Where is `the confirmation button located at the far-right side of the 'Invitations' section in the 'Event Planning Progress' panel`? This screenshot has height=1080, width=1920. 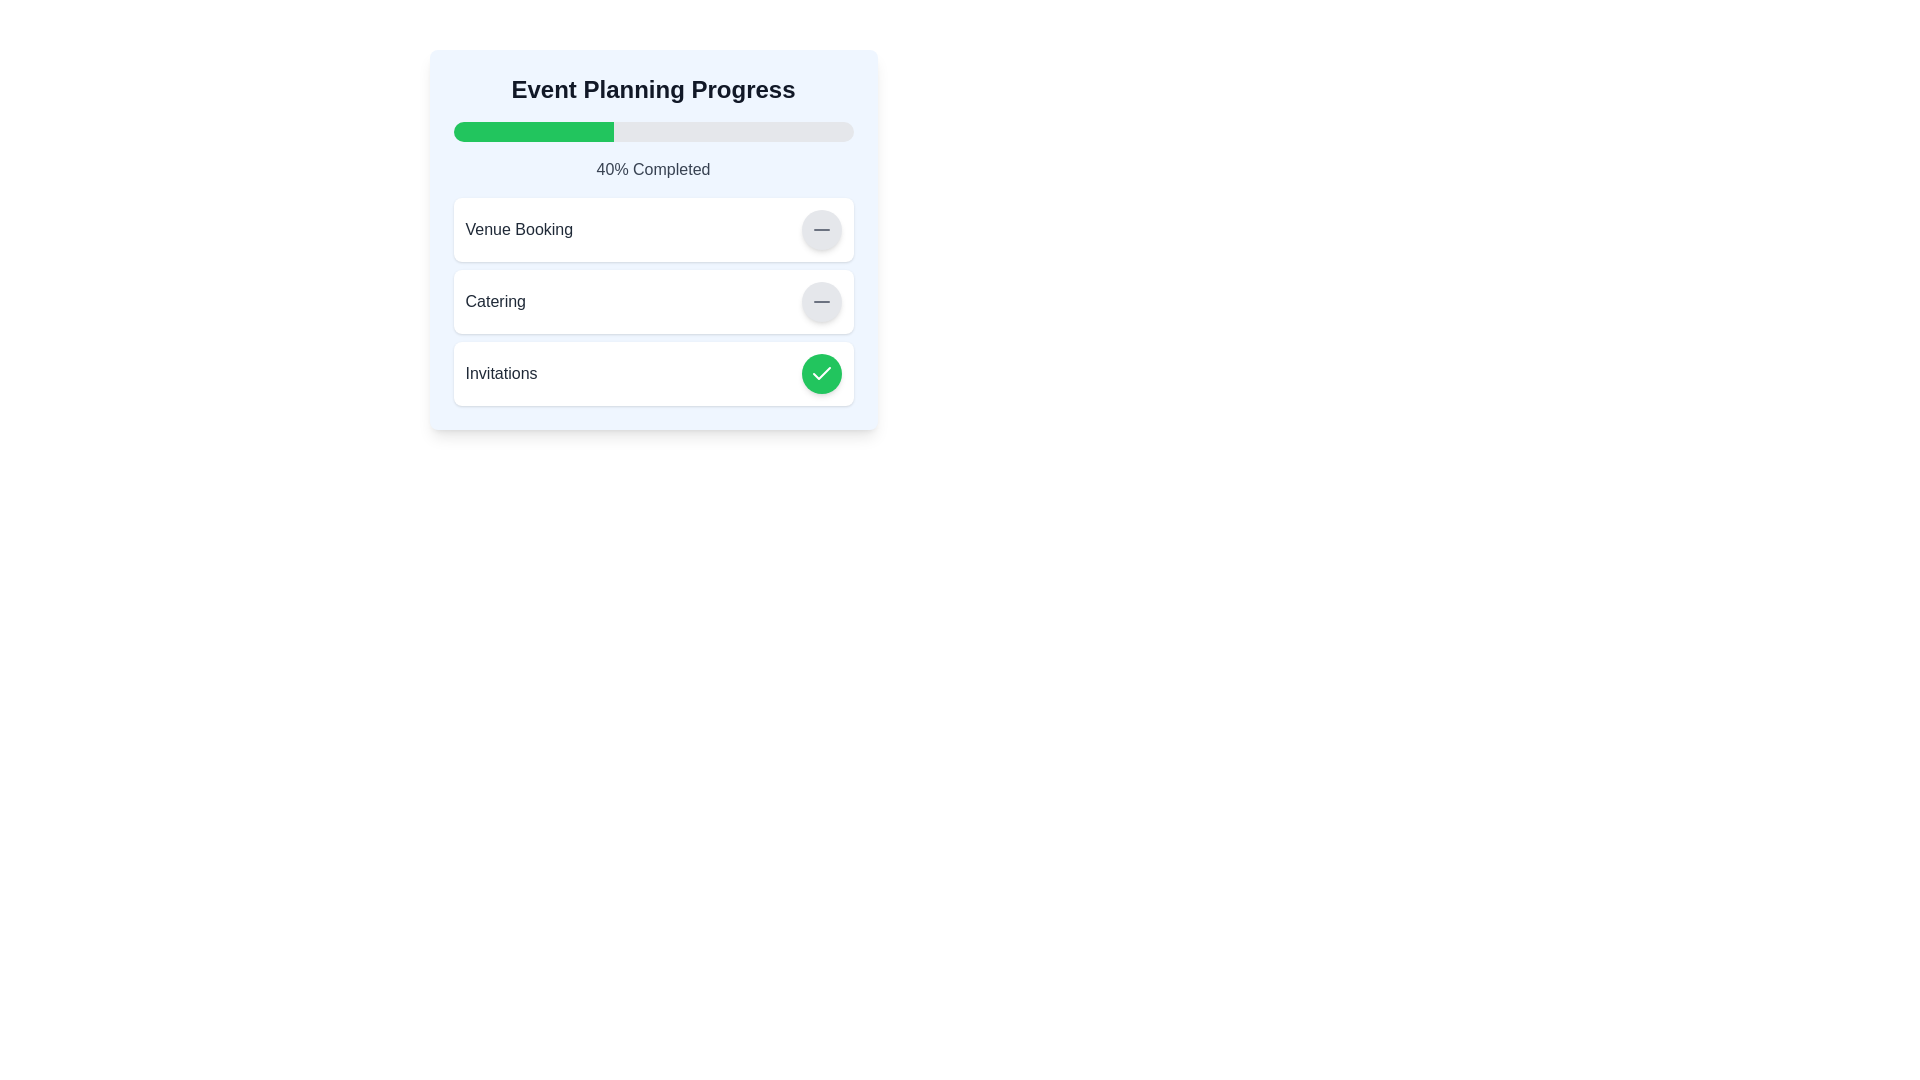
the confirmation button located at the far-right side of the 'Invitations' section in the 'Event Planning Progress' panel is located at coordinates (821, 374).